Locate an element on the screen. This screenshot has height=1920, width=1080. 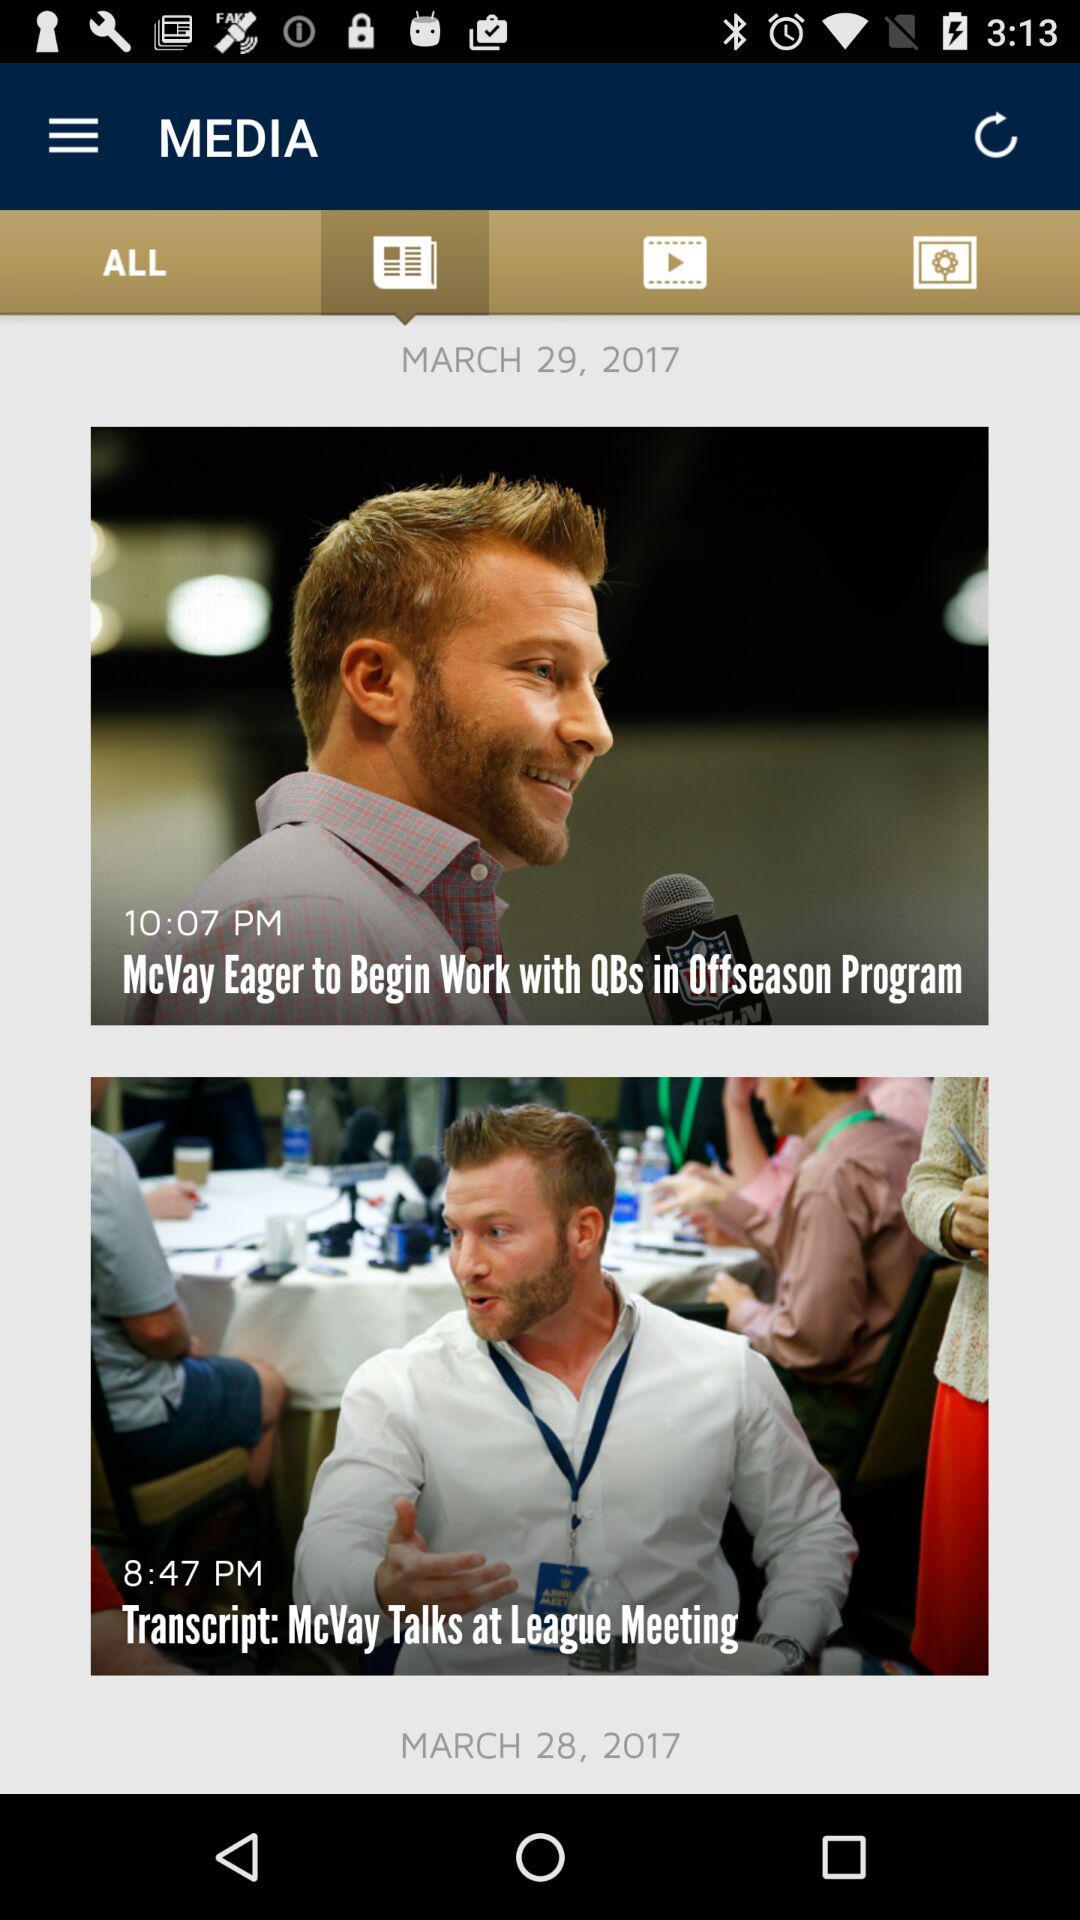
item below 8:47 pm icon is located at coordinates (429, 1625).